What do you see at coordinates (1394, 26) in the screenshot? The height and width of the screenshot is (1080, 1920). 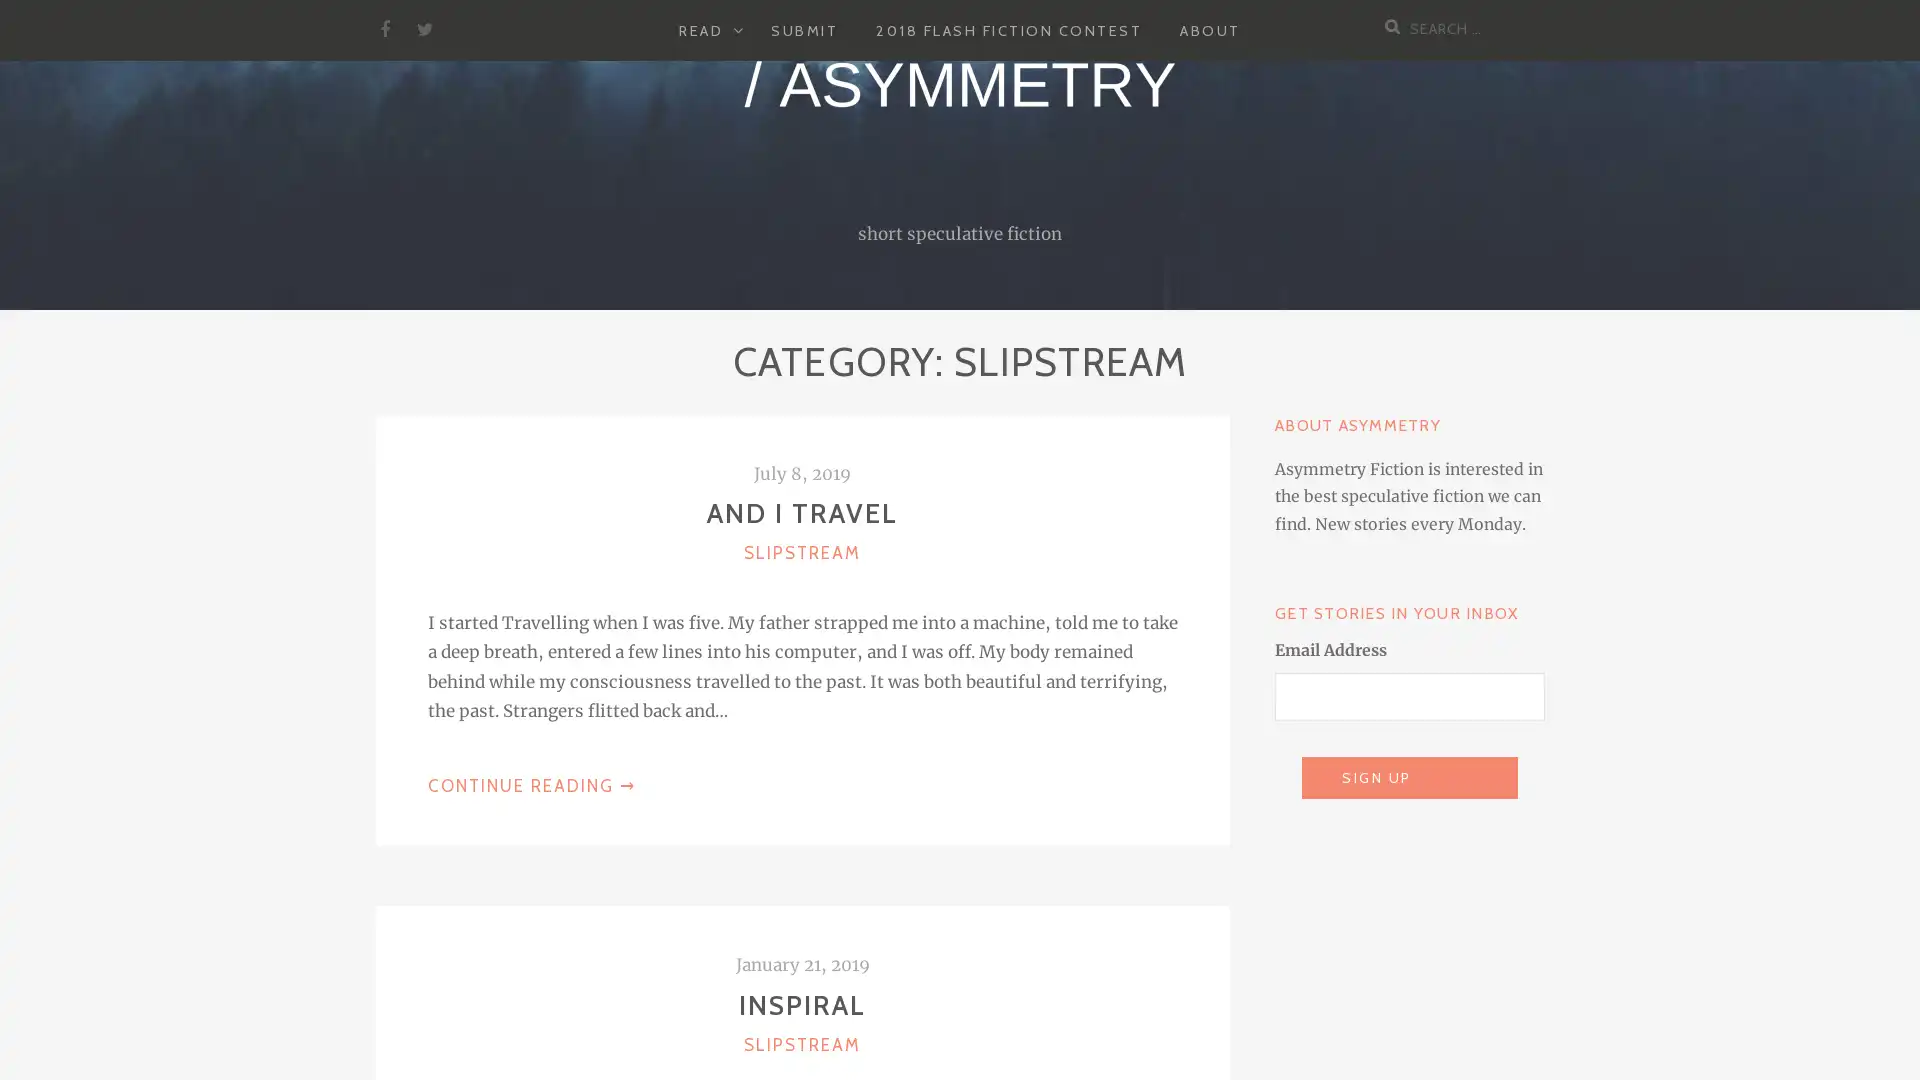 I see `Search` at bounding box center [1394, 26].